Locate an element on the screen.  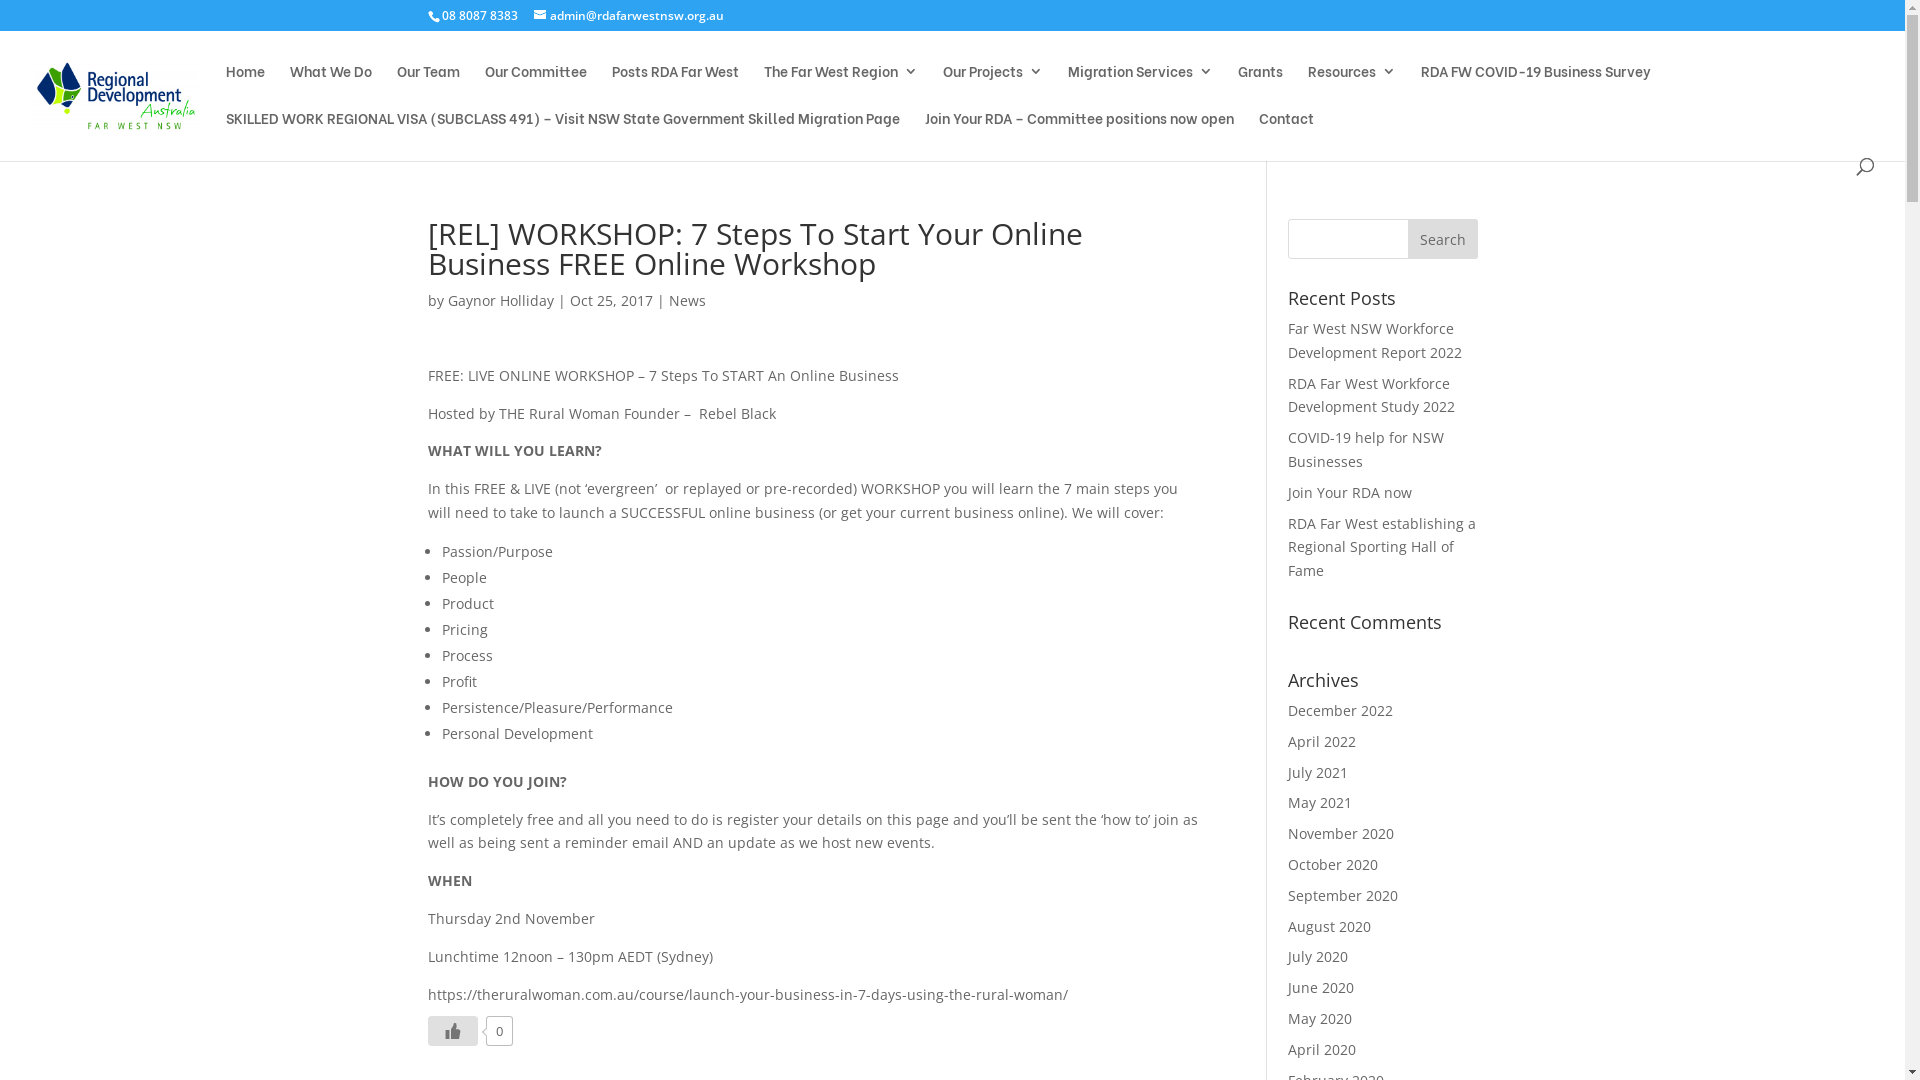
'Our Committee' is located at coordinates (536, 86).